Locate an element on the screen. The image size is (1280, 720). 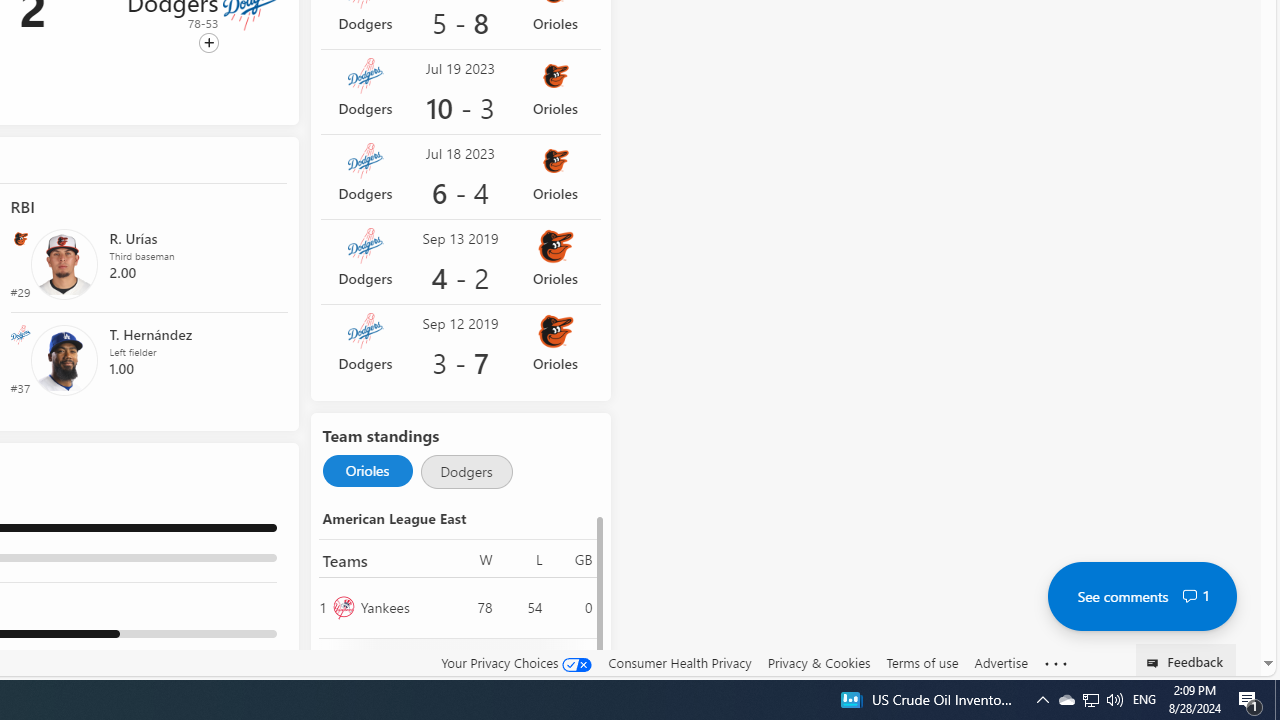
'Advertise' is located at coordinates (1000, 663).